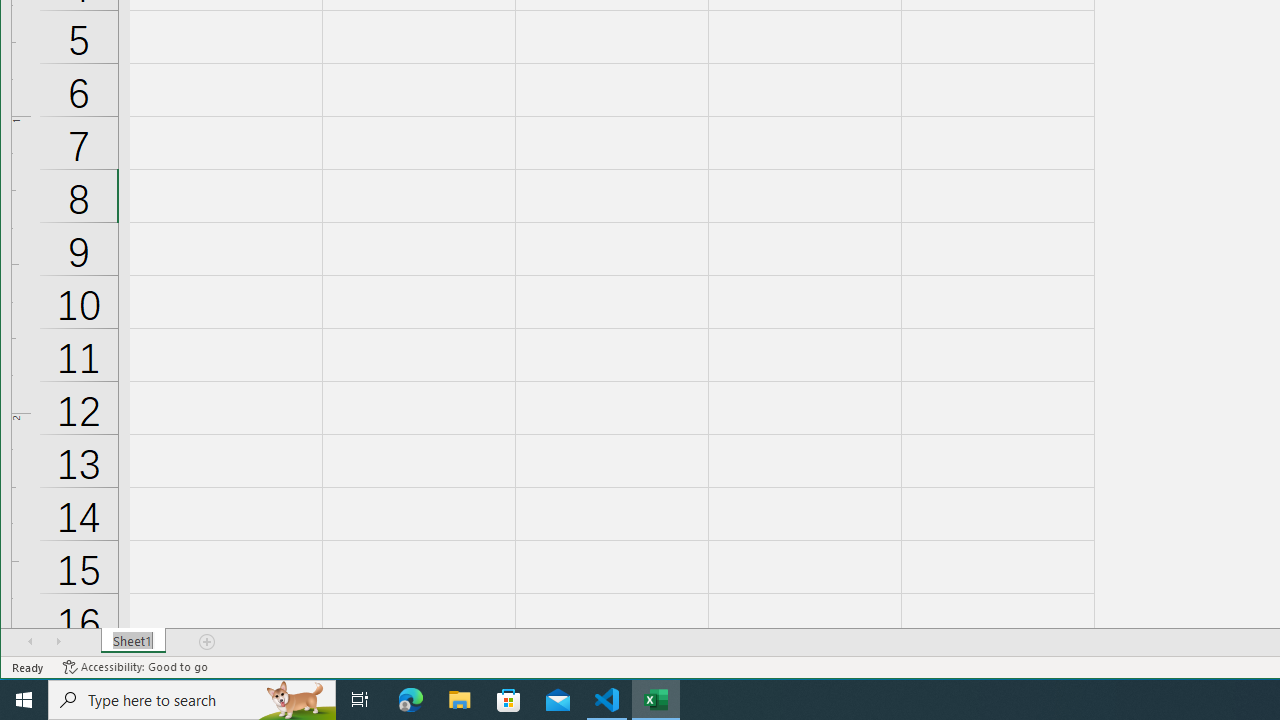 This screenshot has height=720, width=1280. What do you see at coordinates (606, 698) in the screenshot?
I see `'Visual Studio Code - 1 running window'` at bounding box center [606, 698].